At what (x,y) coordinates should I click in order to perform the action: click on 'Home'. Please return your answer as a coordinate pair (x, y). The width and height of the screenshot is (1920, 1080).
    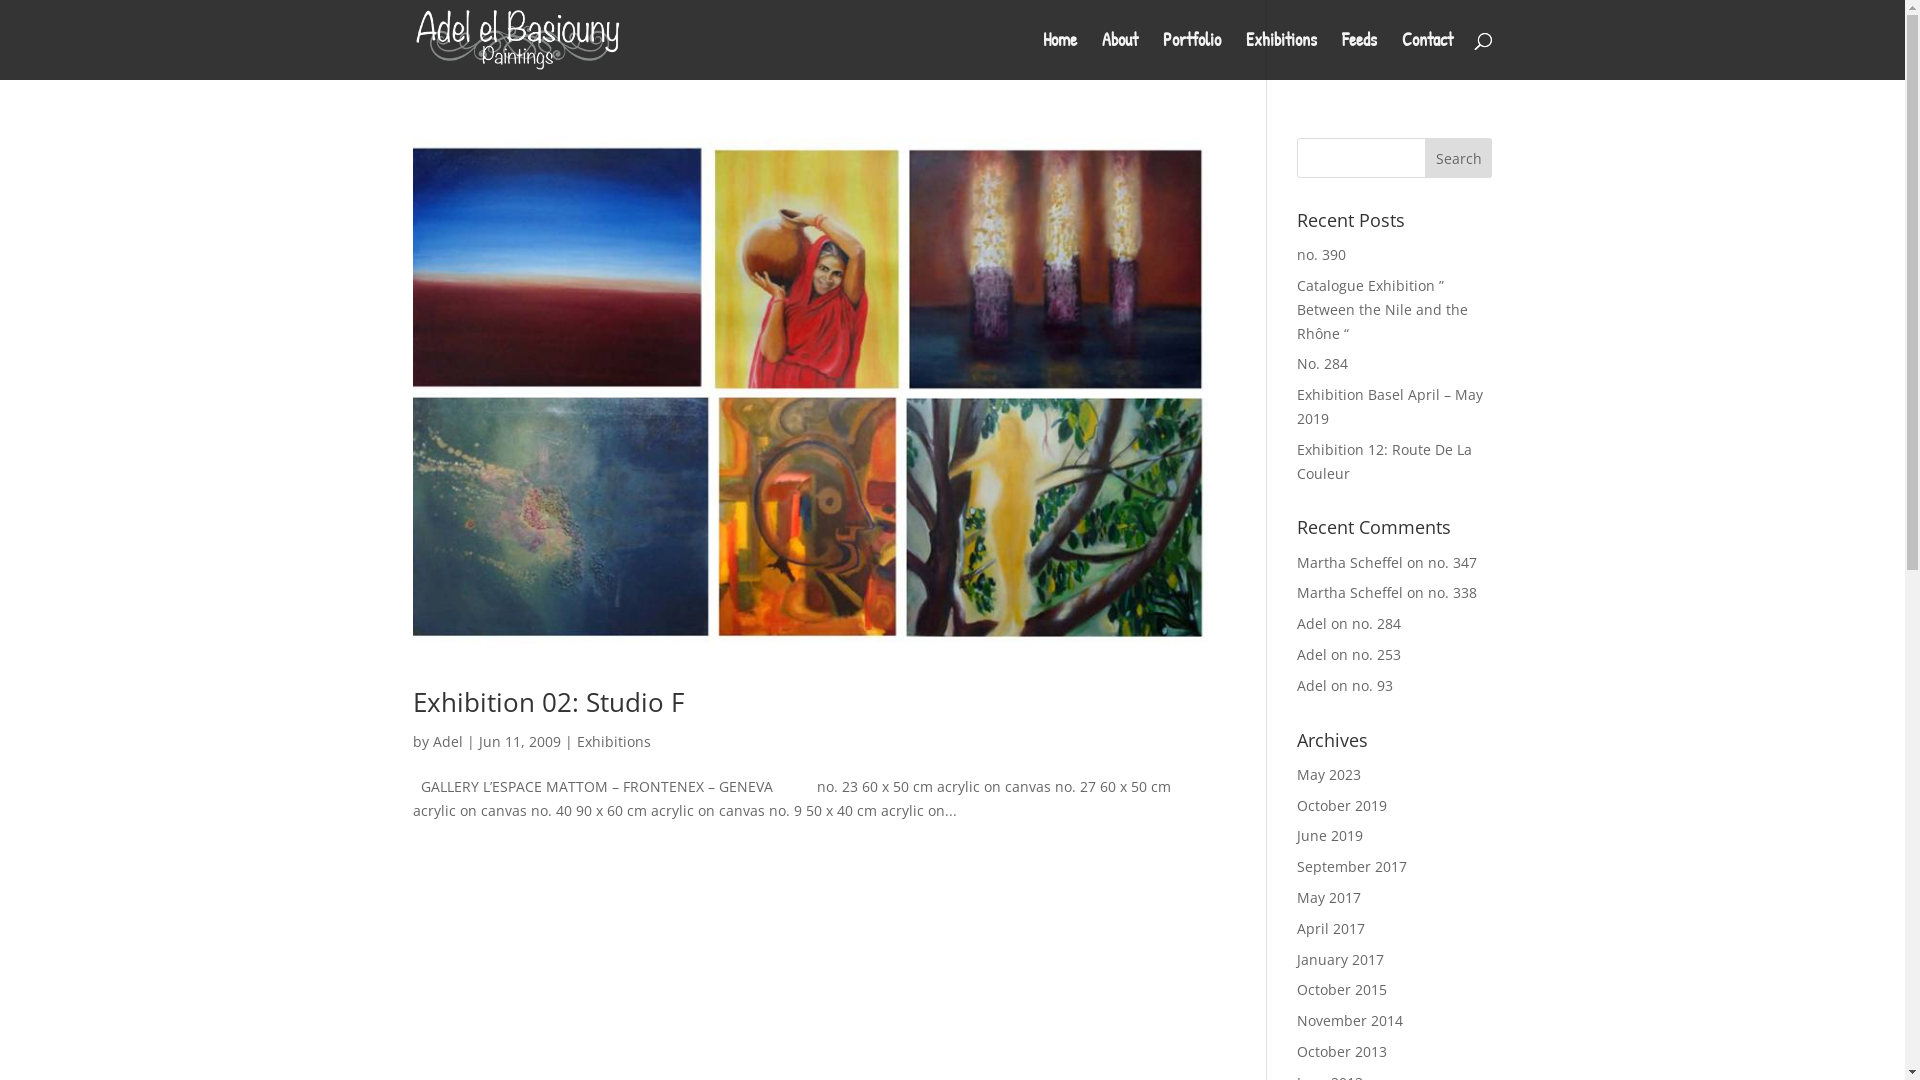
    Looking at the image, I should click on (1058, 55).